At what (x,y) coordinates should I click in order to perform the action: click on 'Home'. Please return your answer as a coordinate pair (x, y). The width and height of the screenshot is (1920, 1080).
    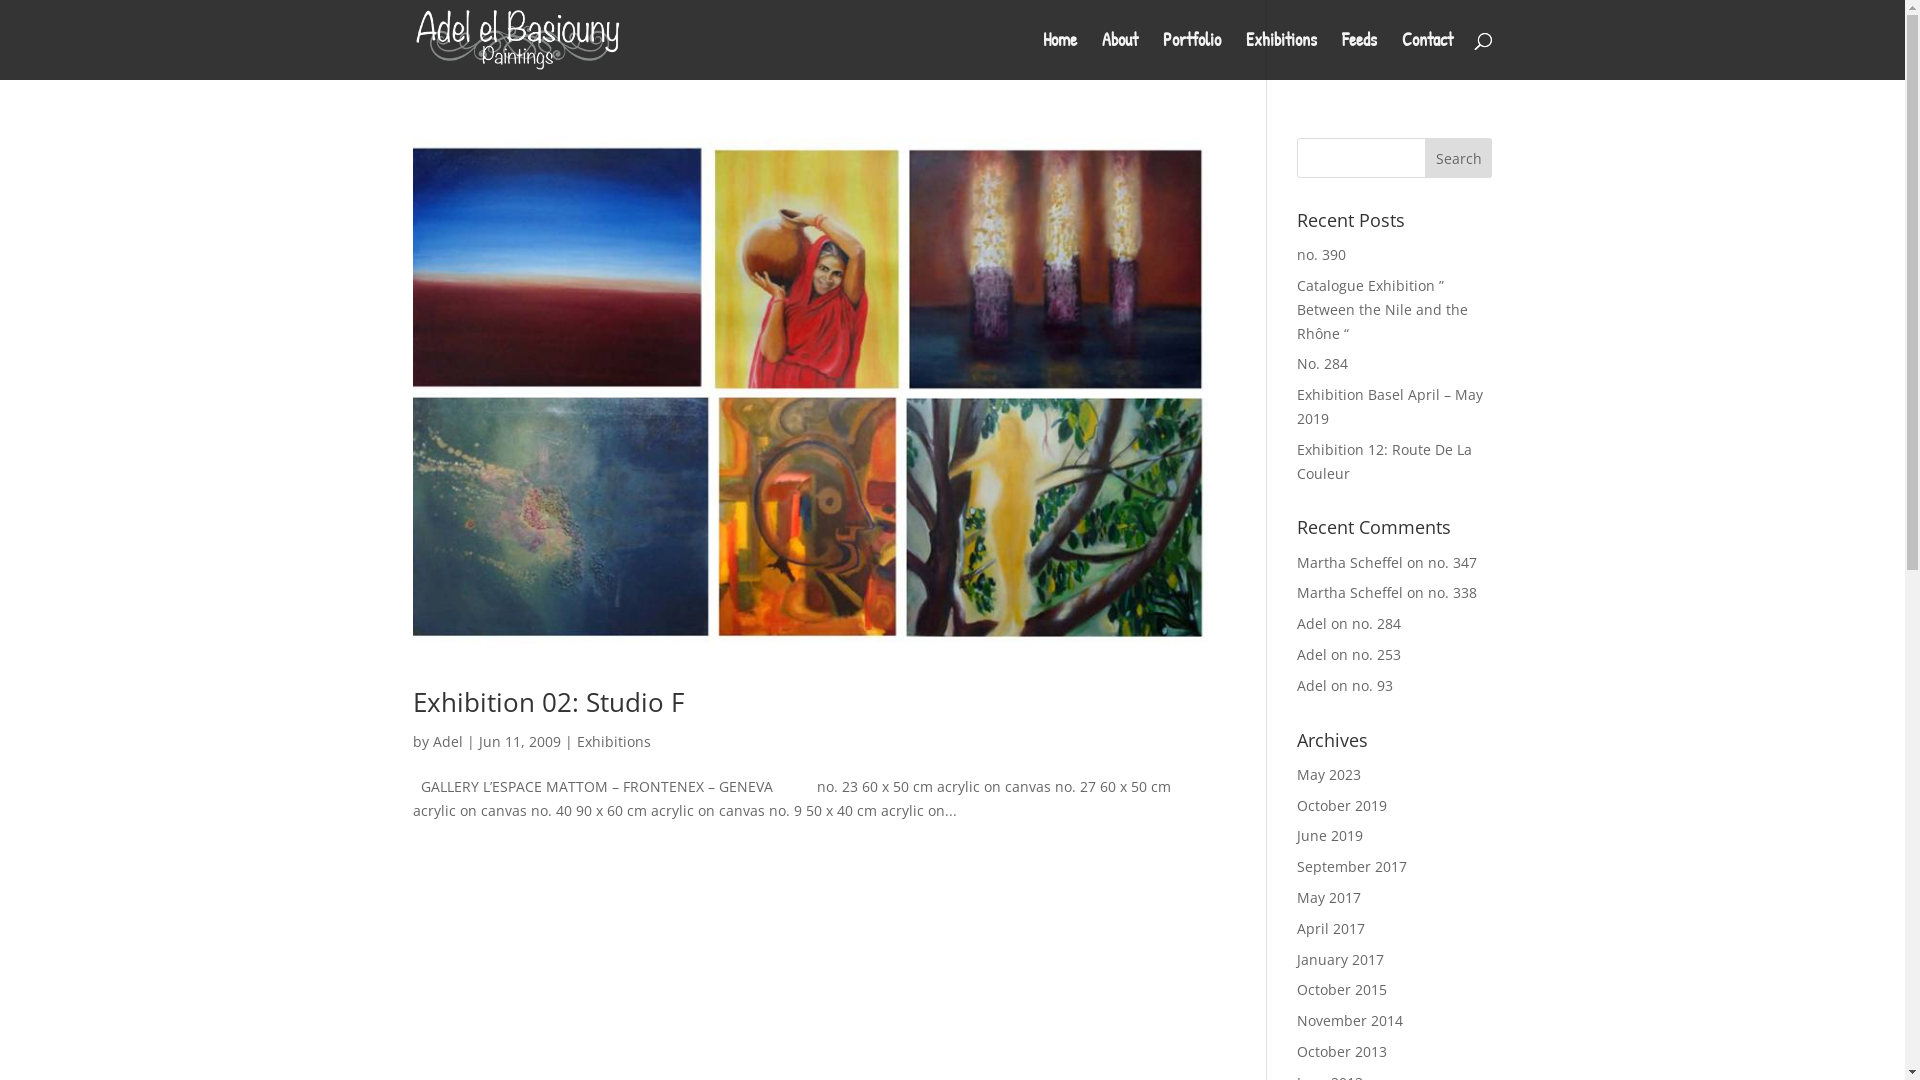
    Looking at the image, I should click on (1058, 55).